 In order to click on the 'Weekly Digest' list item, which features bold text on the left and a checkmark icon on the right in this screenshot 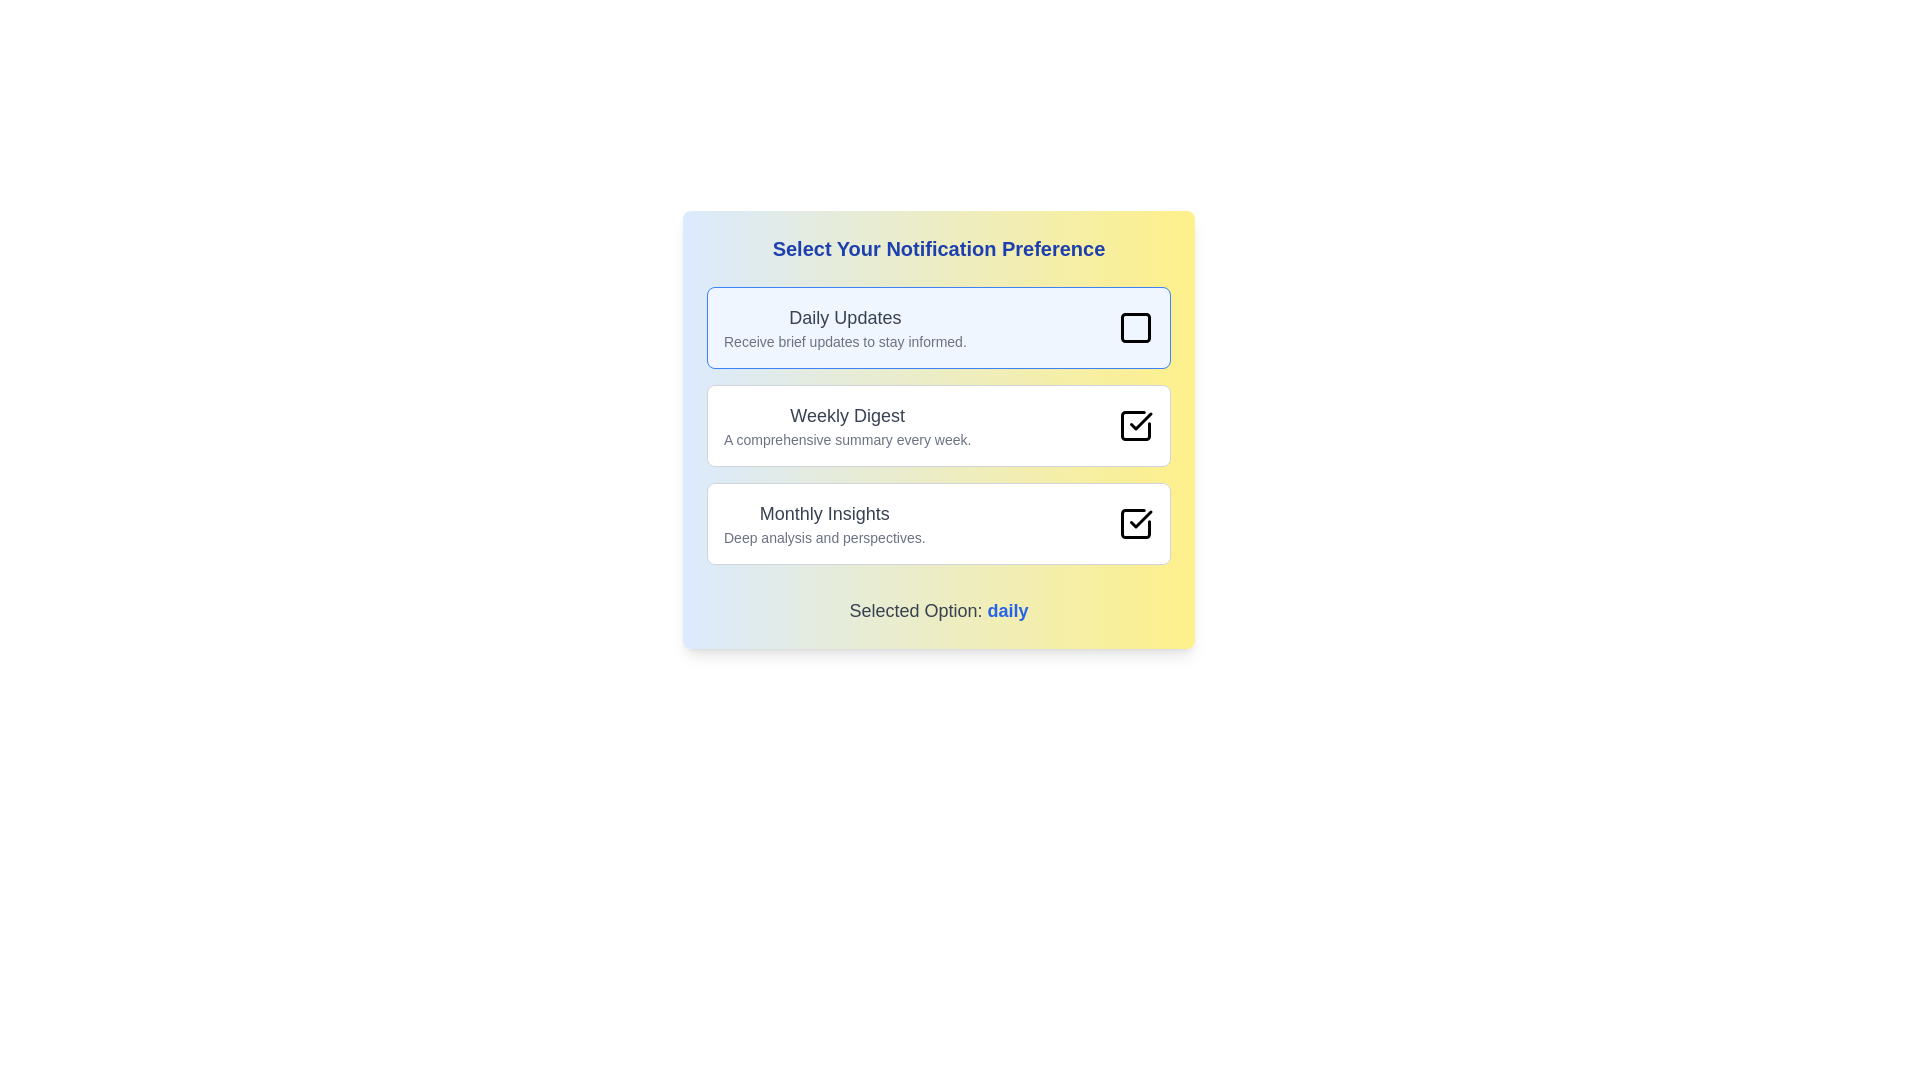, I will do `click(938, 424)`.